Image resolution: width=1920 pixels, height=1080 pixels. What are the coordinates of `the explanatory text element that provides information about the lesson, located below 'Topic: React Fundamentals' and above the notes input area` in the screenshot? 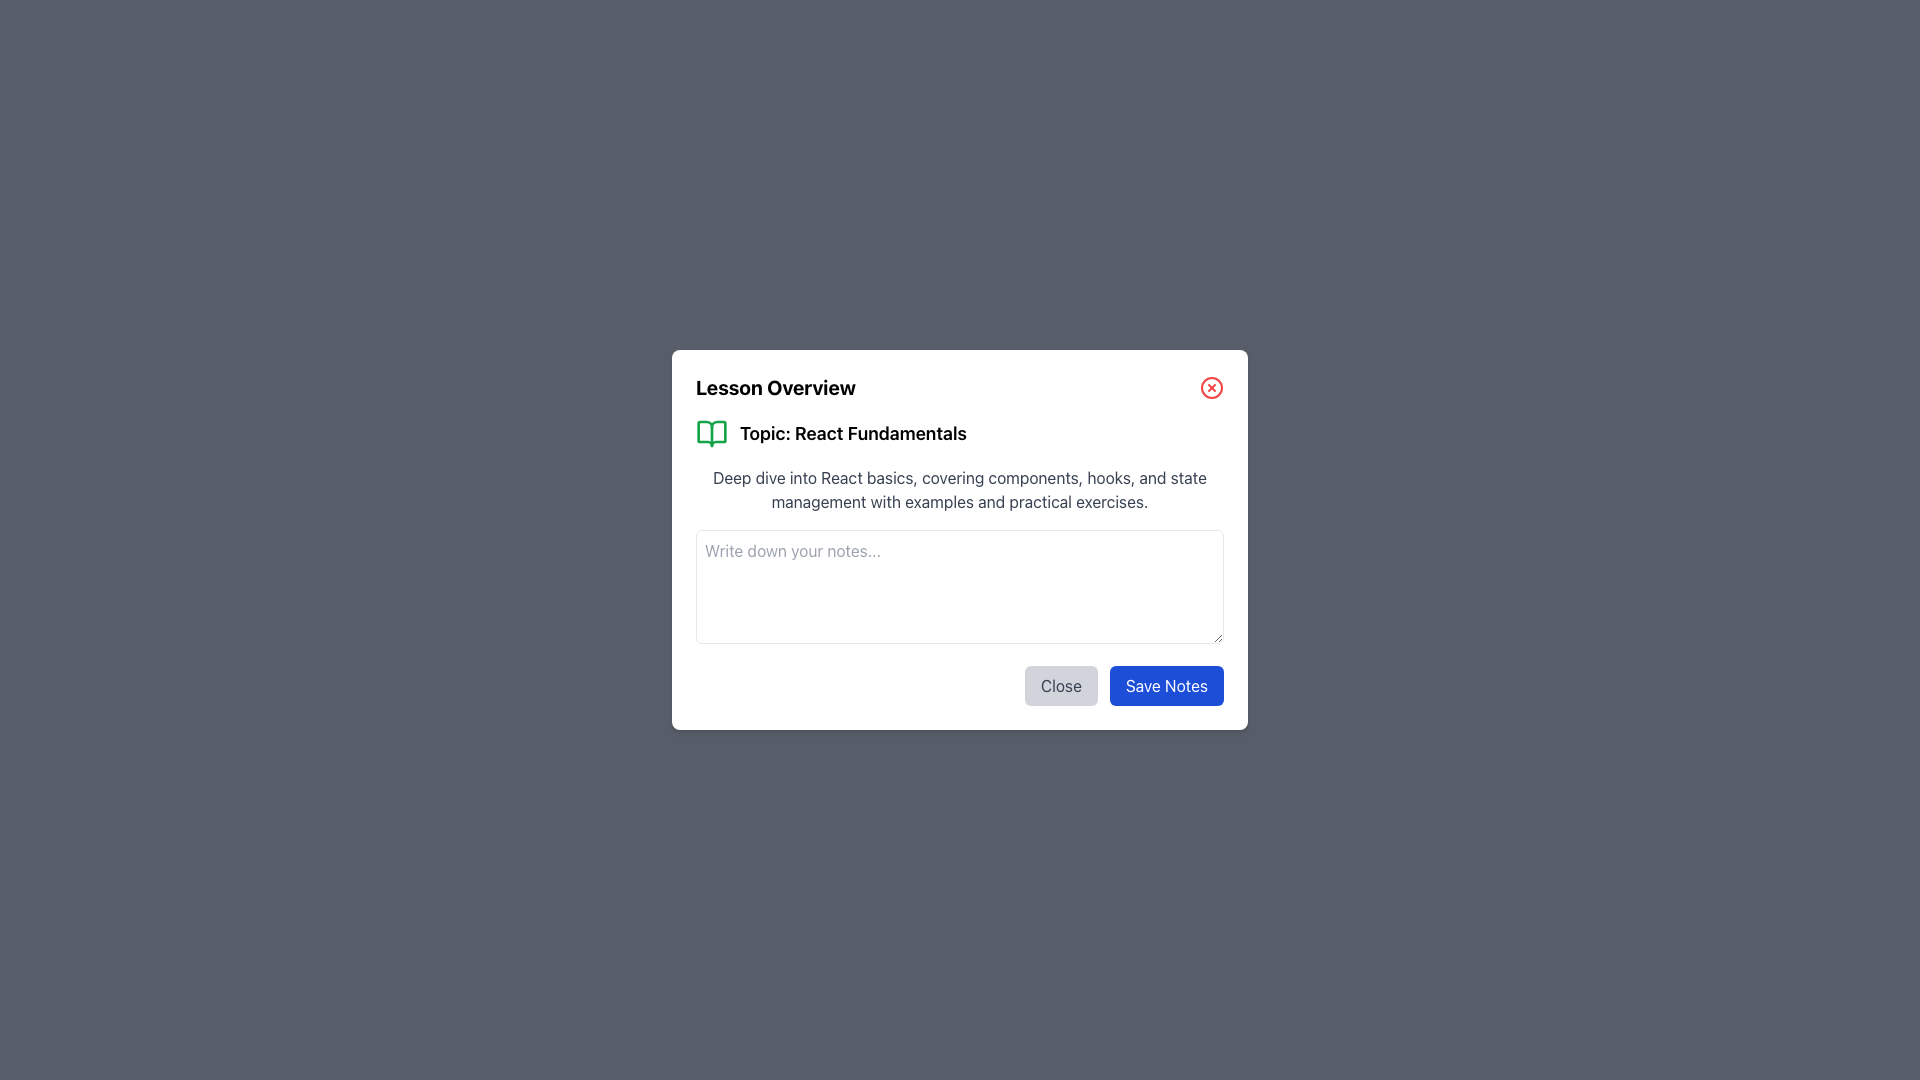 It's located at (960, 489).